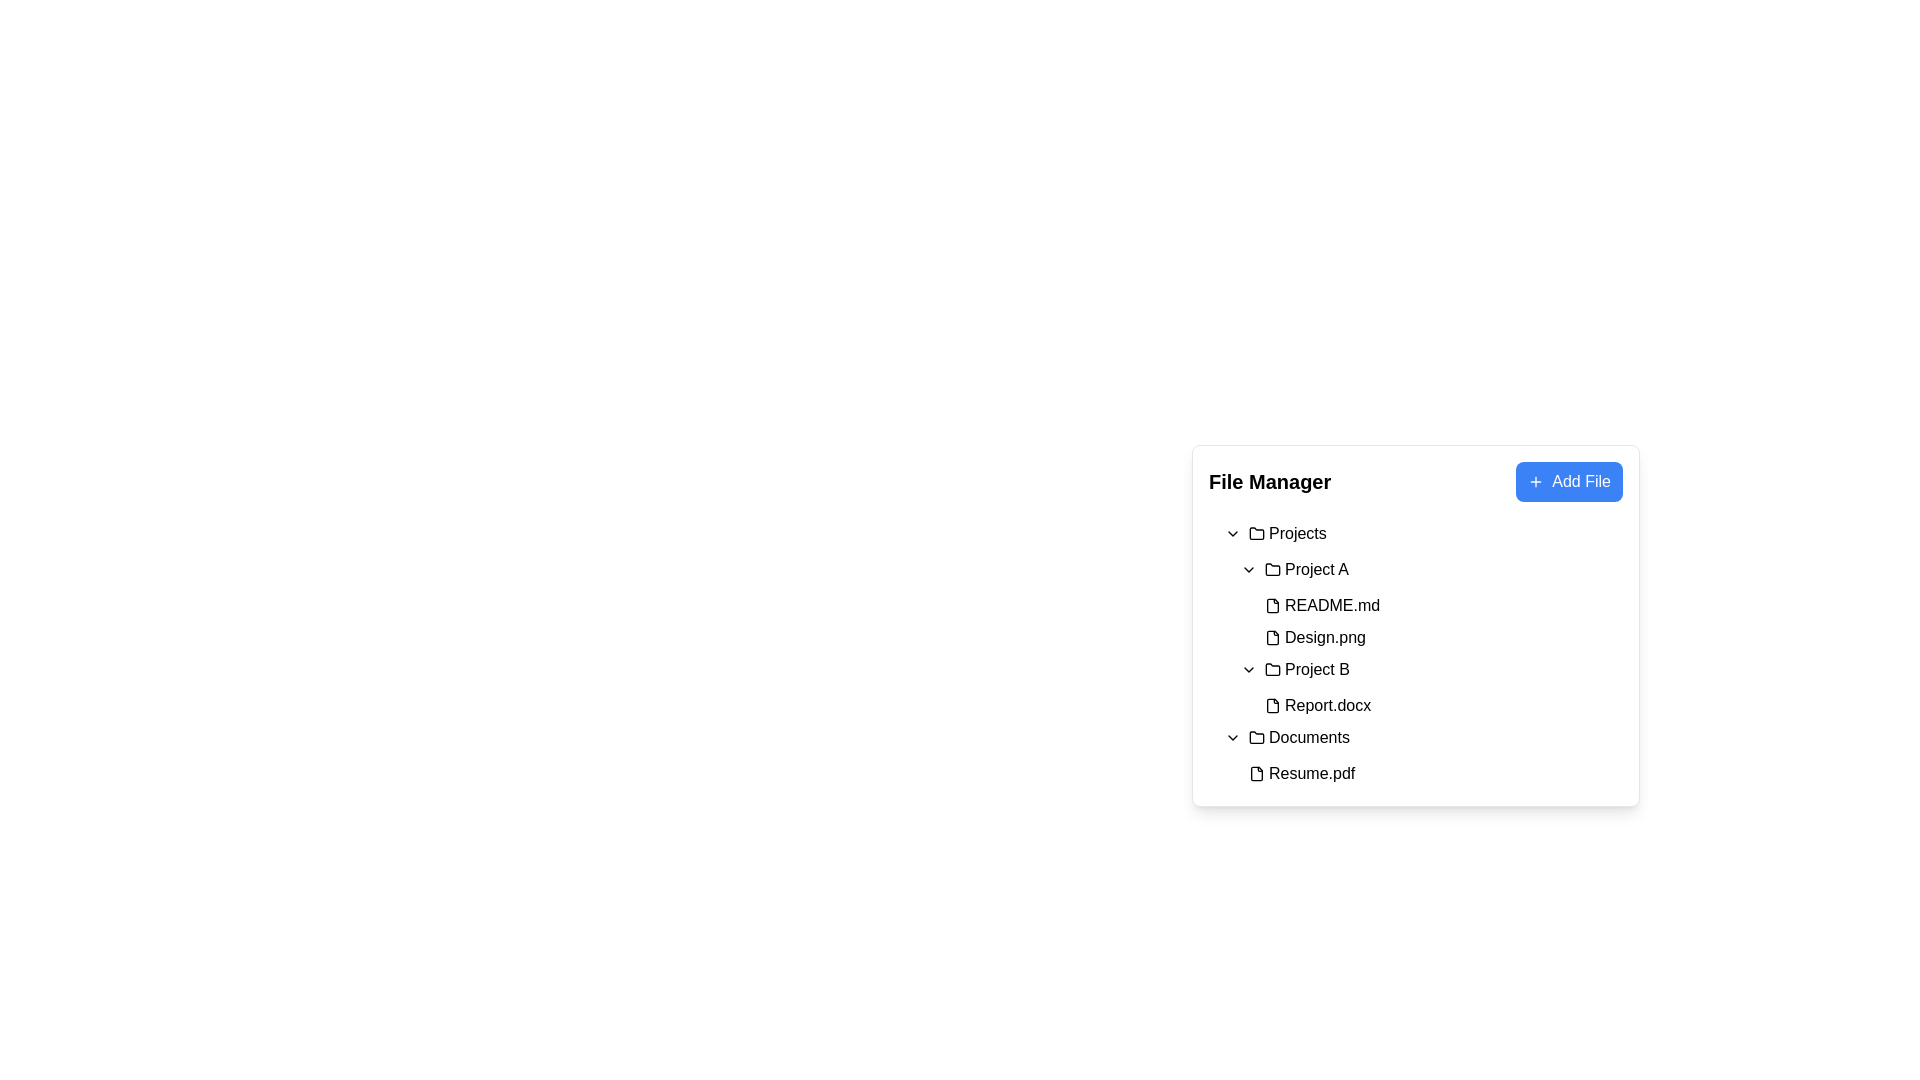 The width and height of the screenshot is (1920, 1080). What do you see at coordinates (1301, 773) in the screenshot?
I see `the 'Resume.pdf' file item` at bounding box center [1301, 773].